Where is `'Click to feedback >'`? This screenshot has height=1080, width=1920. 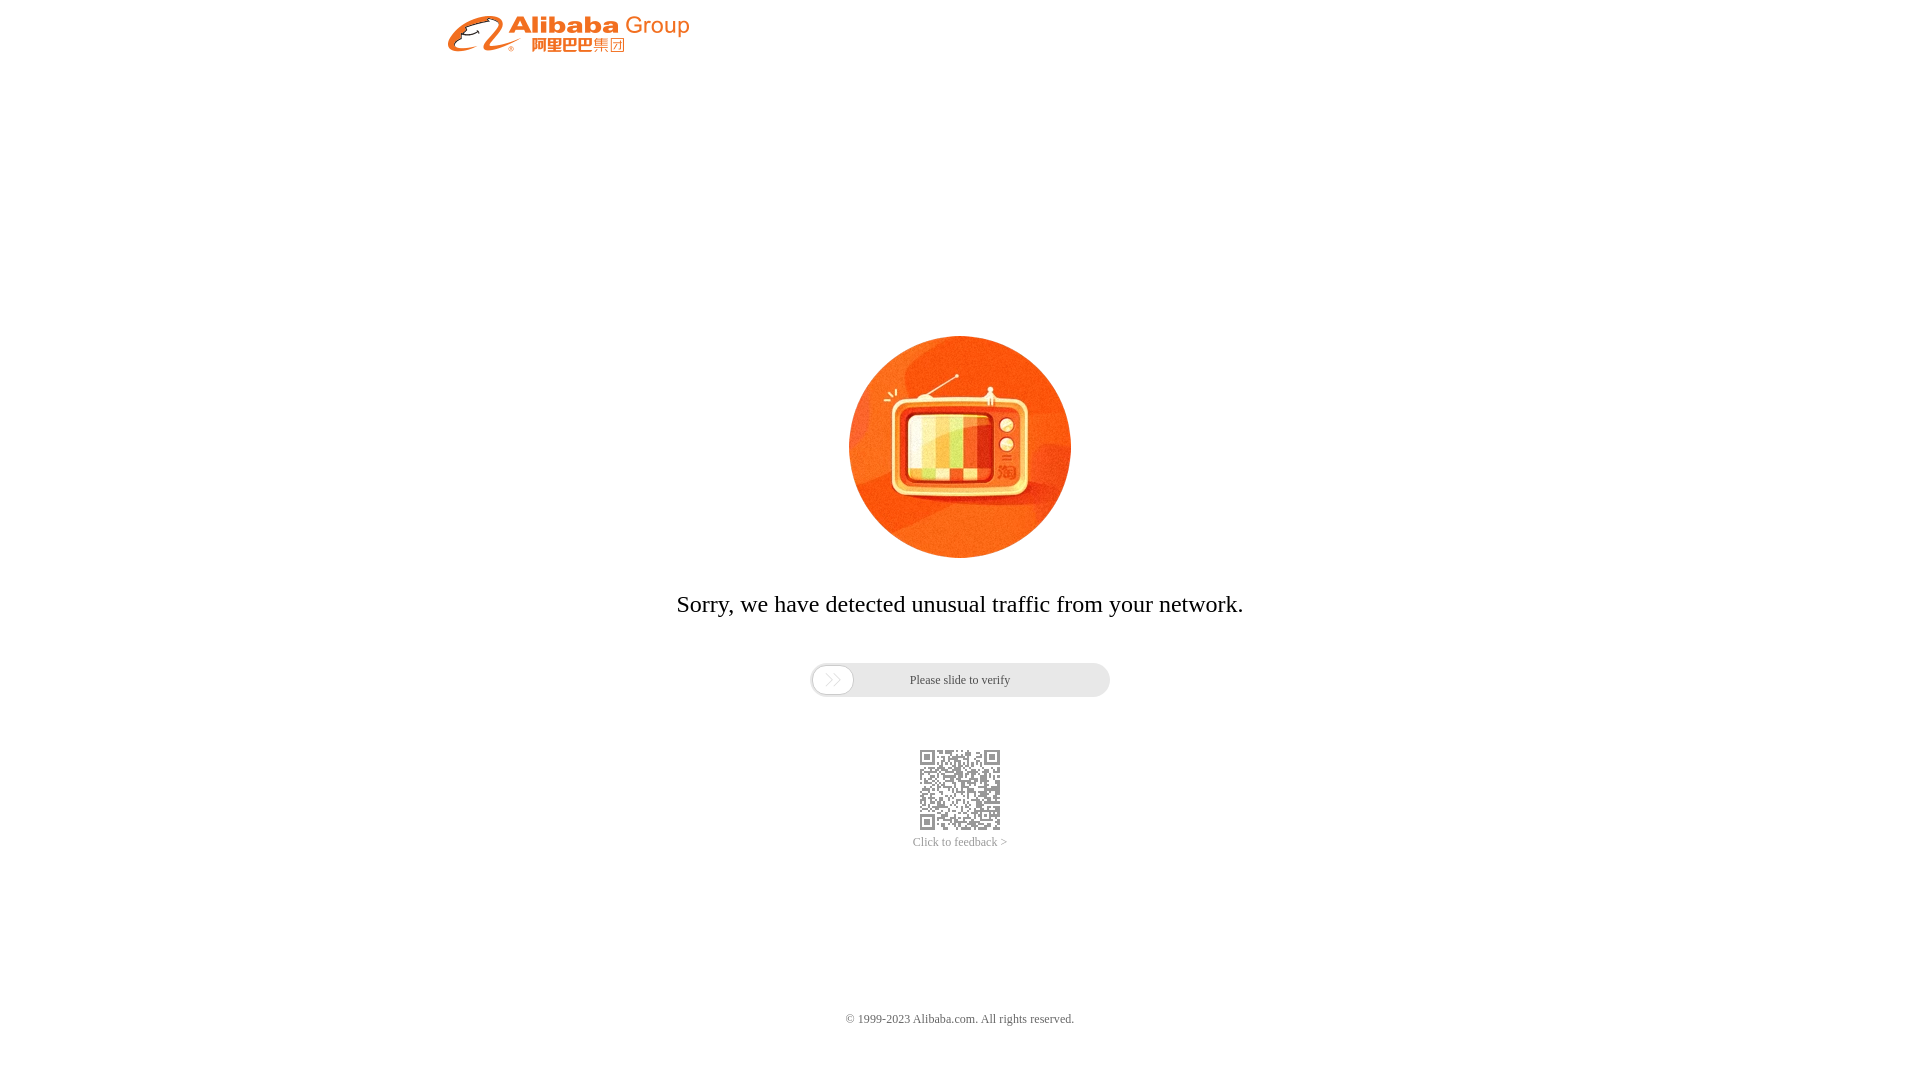
'Click to feedback >' is located at coordinates (960, 842).